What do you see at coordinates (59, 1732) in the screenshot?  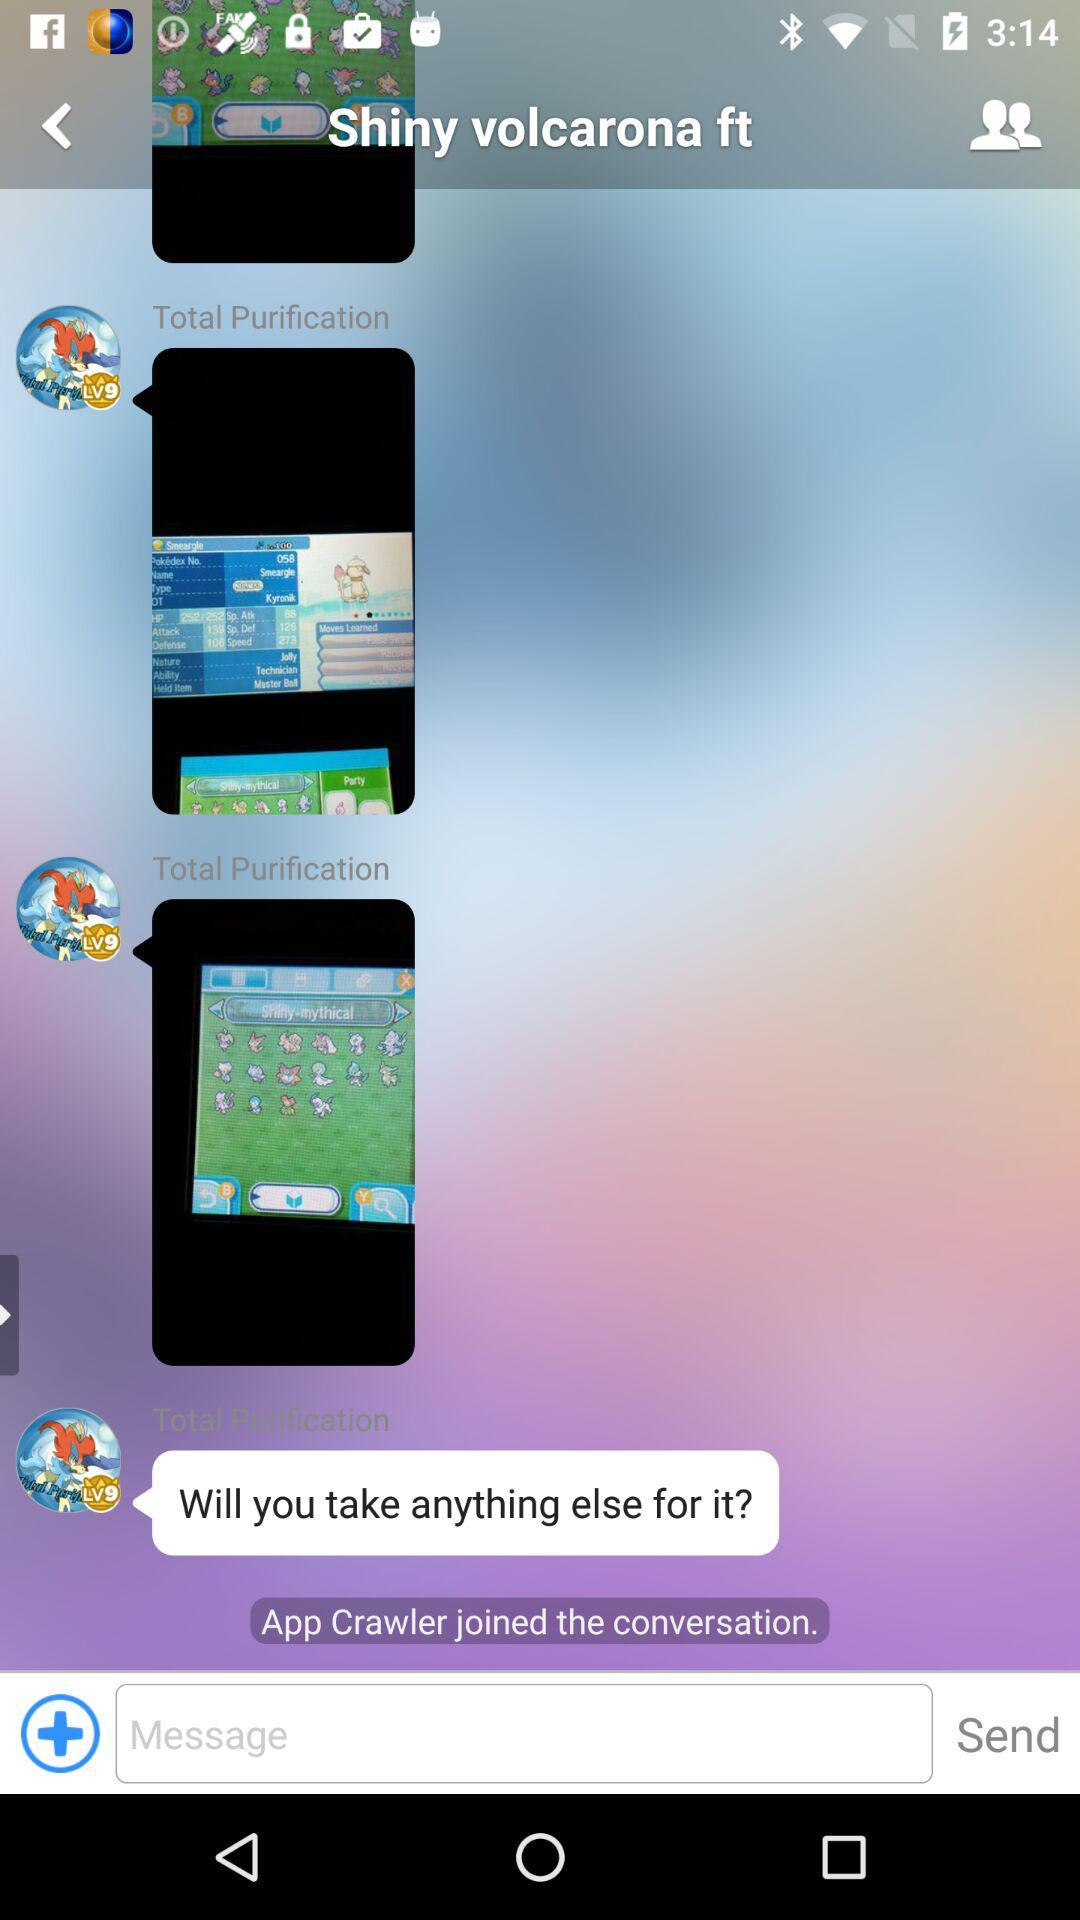 I see `the add icon` at bounding box center [59, 1732].